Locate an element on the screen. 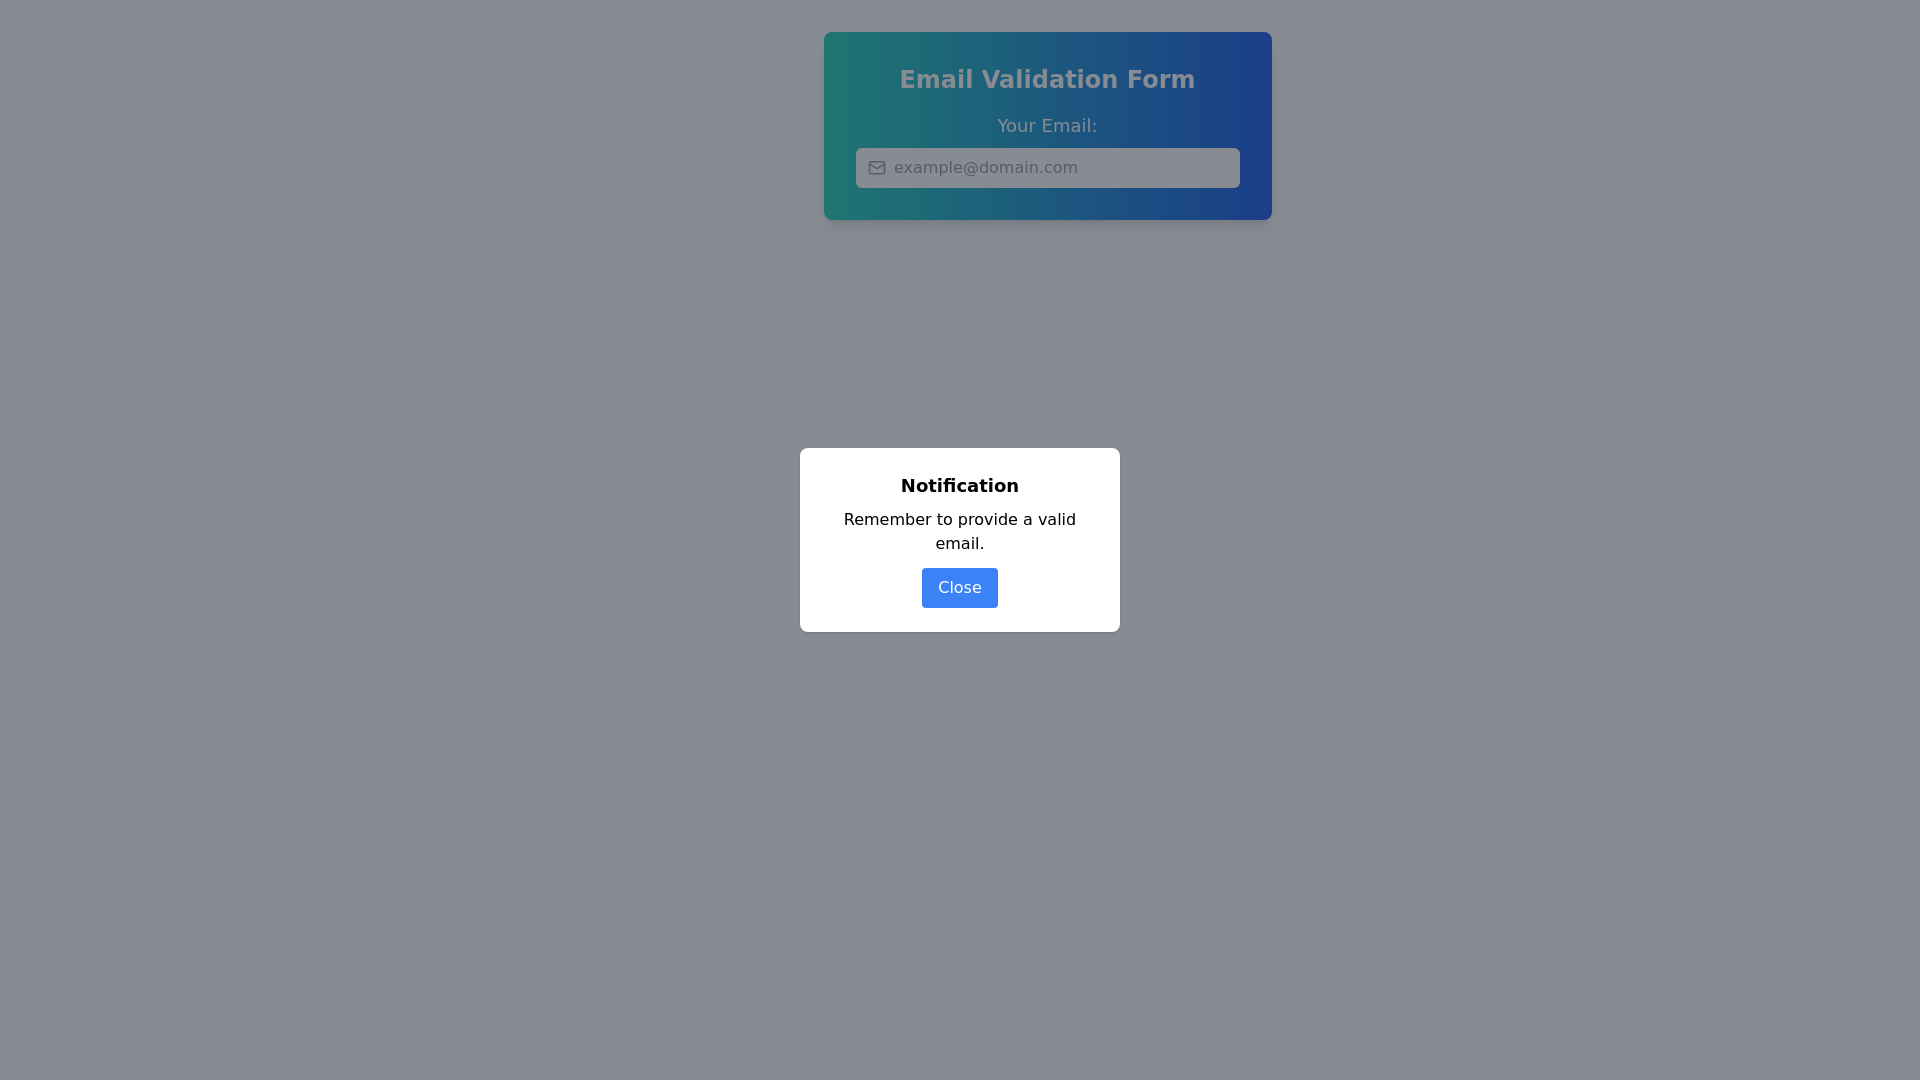  the static text label for the email input field in the 'Email Validation Form', which is located at the top of the interface is located at coordinates (1046, 126).